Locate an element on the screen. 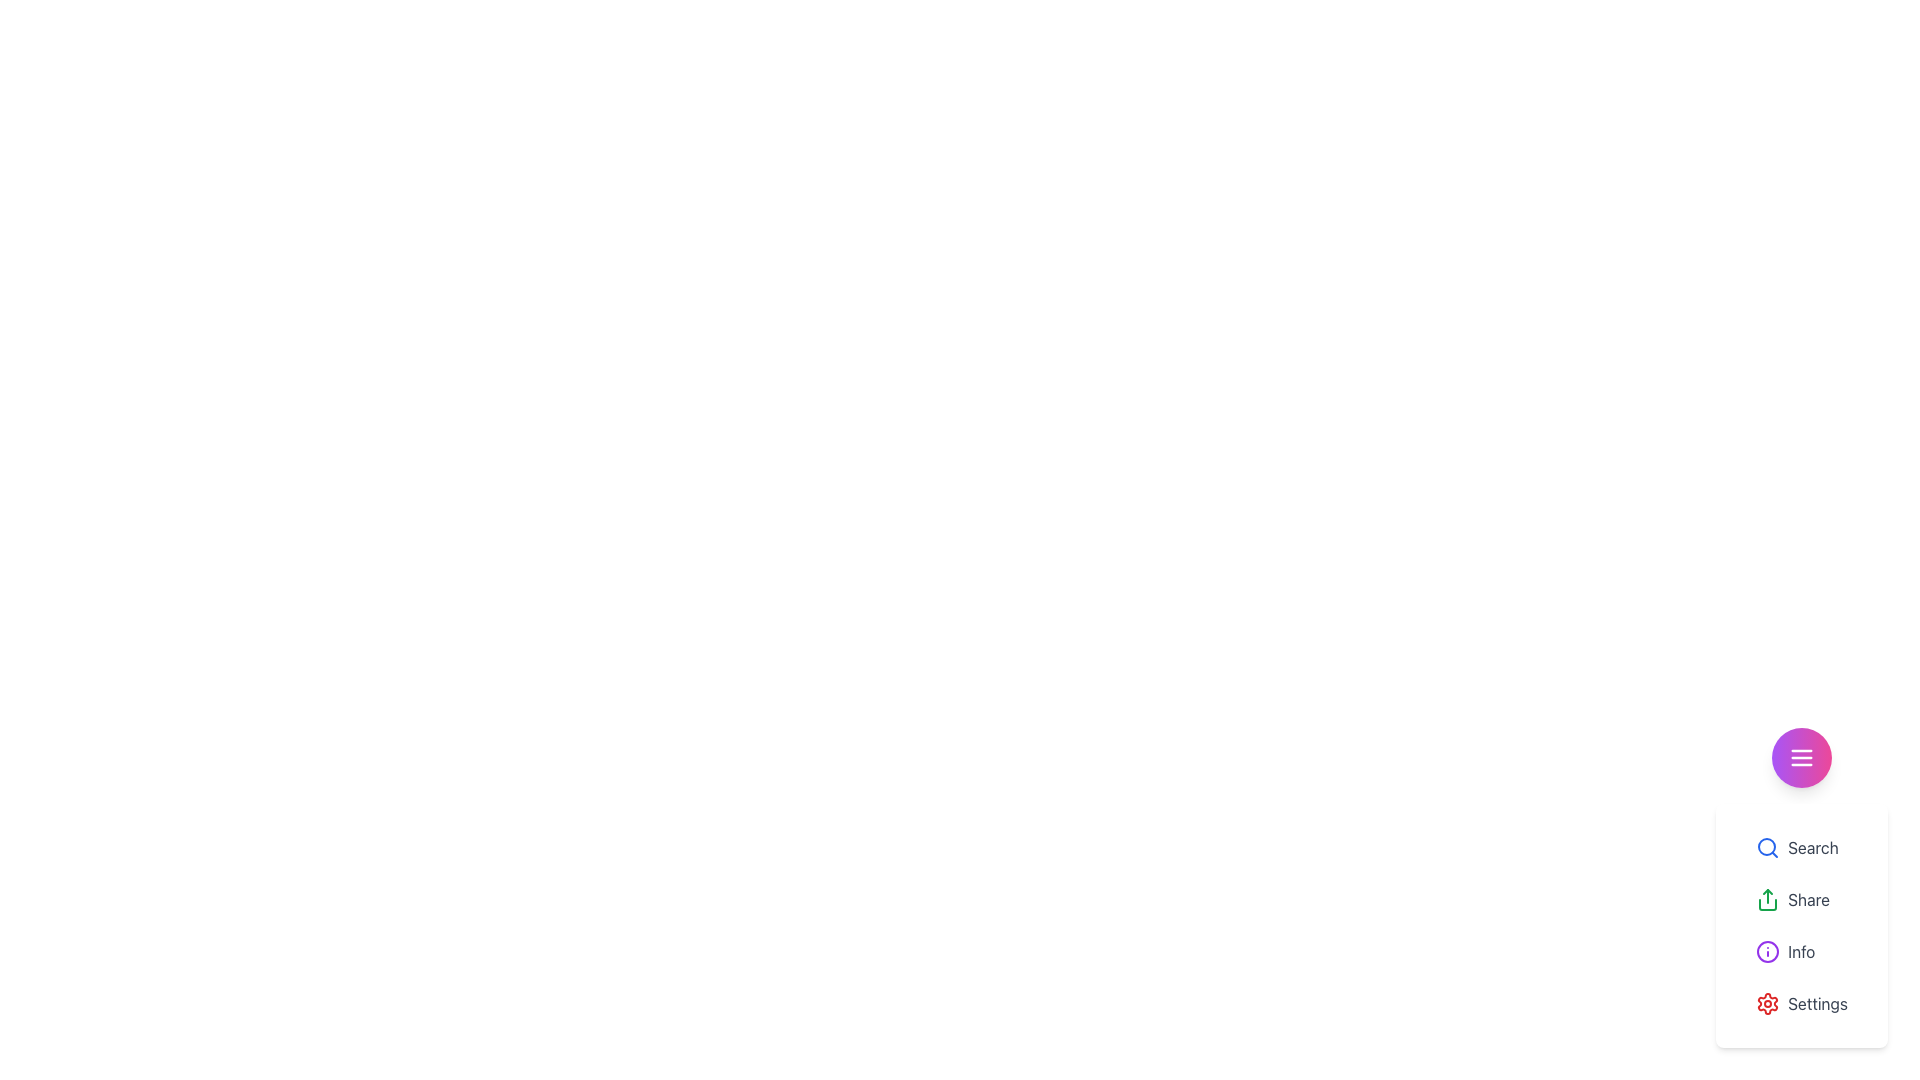  the 'Share' button located in the bottom-right of the interface is located at coordinates (1802, 925).